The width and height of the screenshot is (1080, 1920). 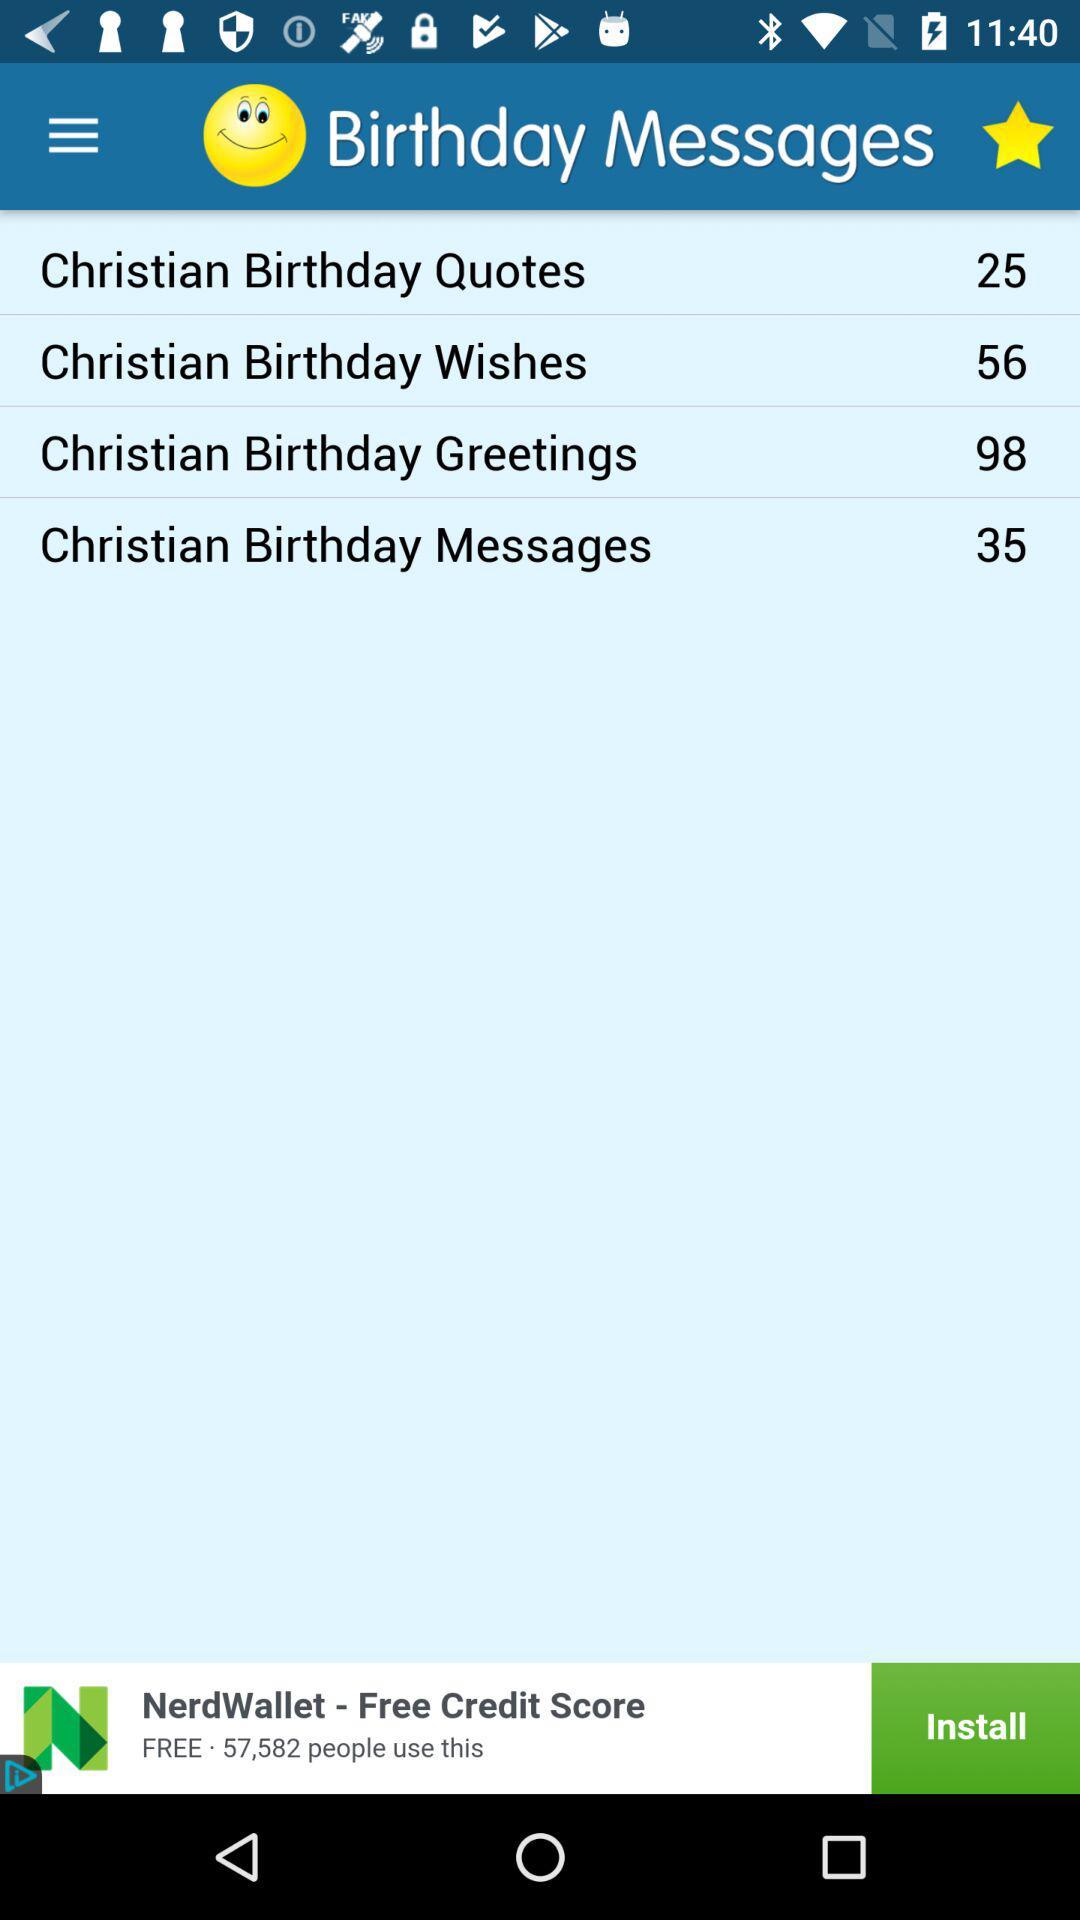 What do you see at coordinates (1027, 450) in the screenshot?
I see `the 98 item` at bounding box center [1027, 450].